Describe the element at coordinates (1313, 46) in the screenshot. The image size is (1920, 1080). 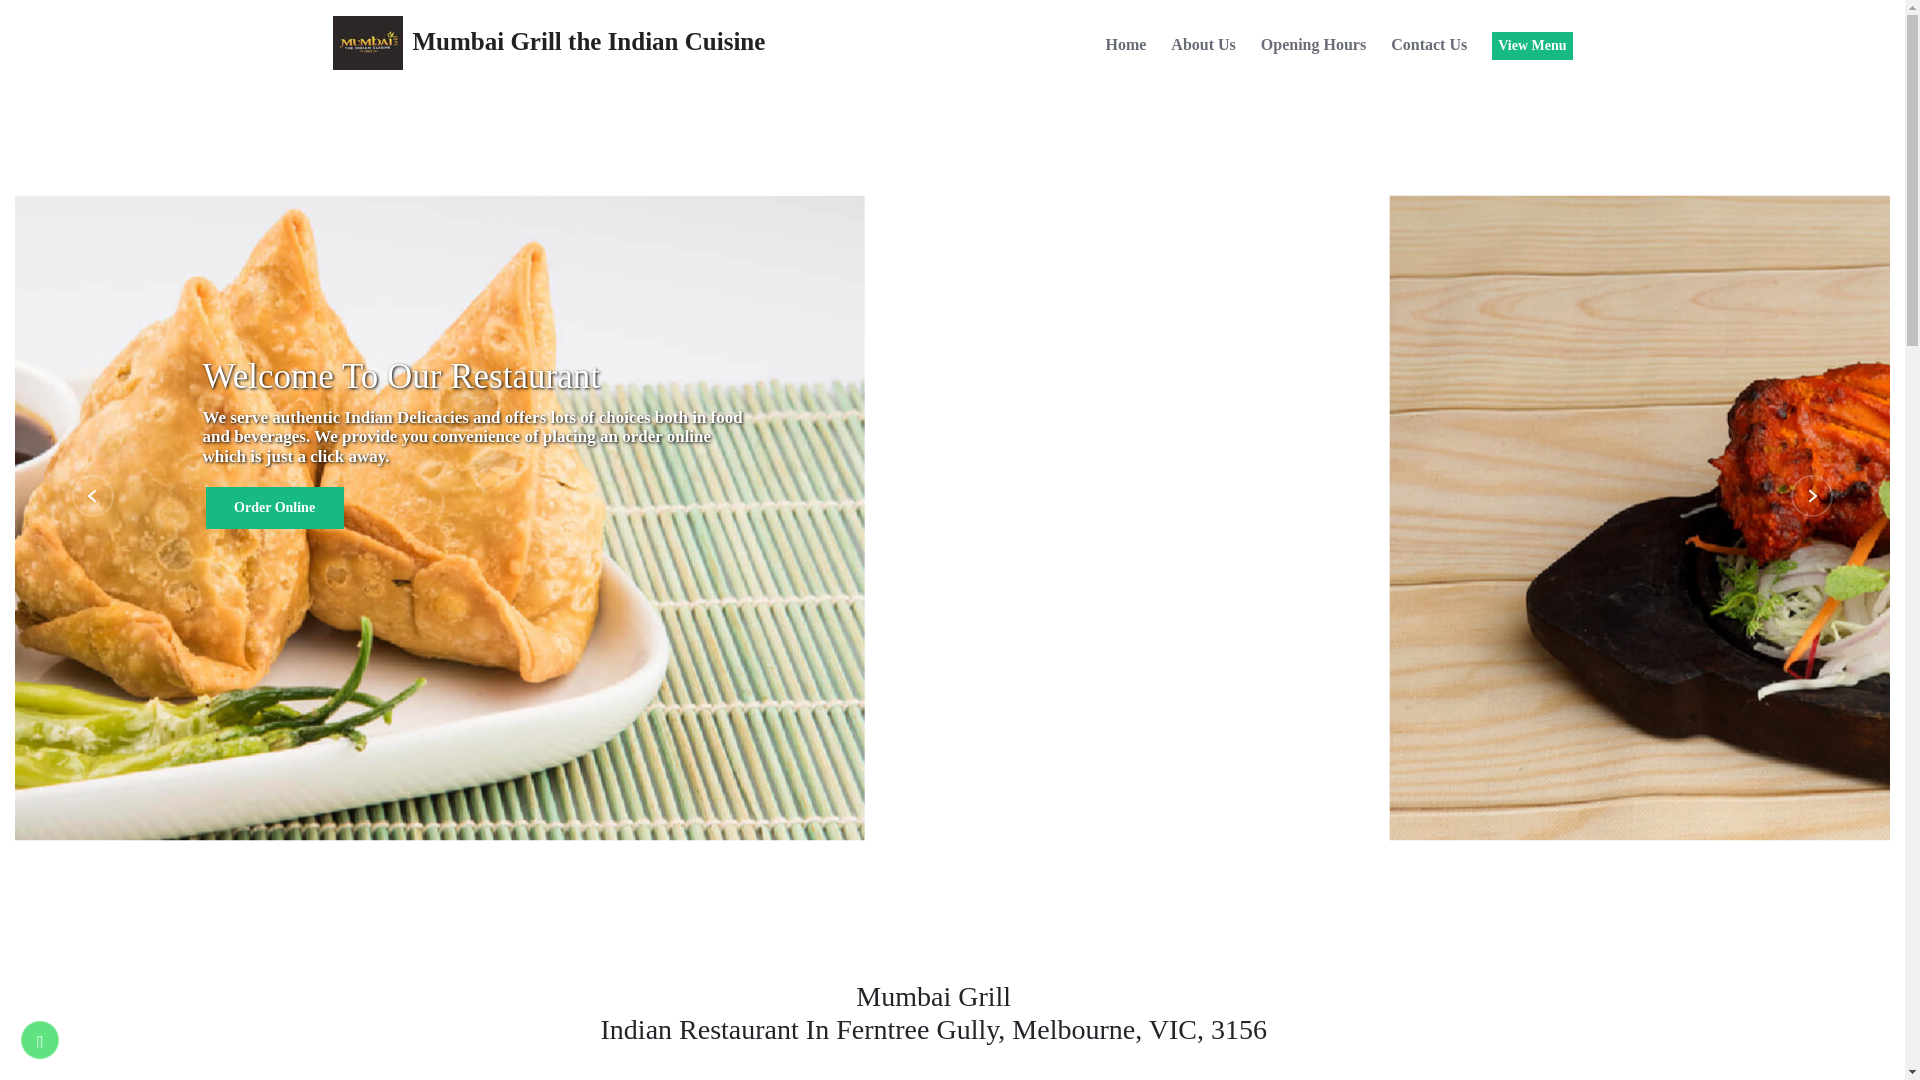
I see `'Opening Hours'` at that location.